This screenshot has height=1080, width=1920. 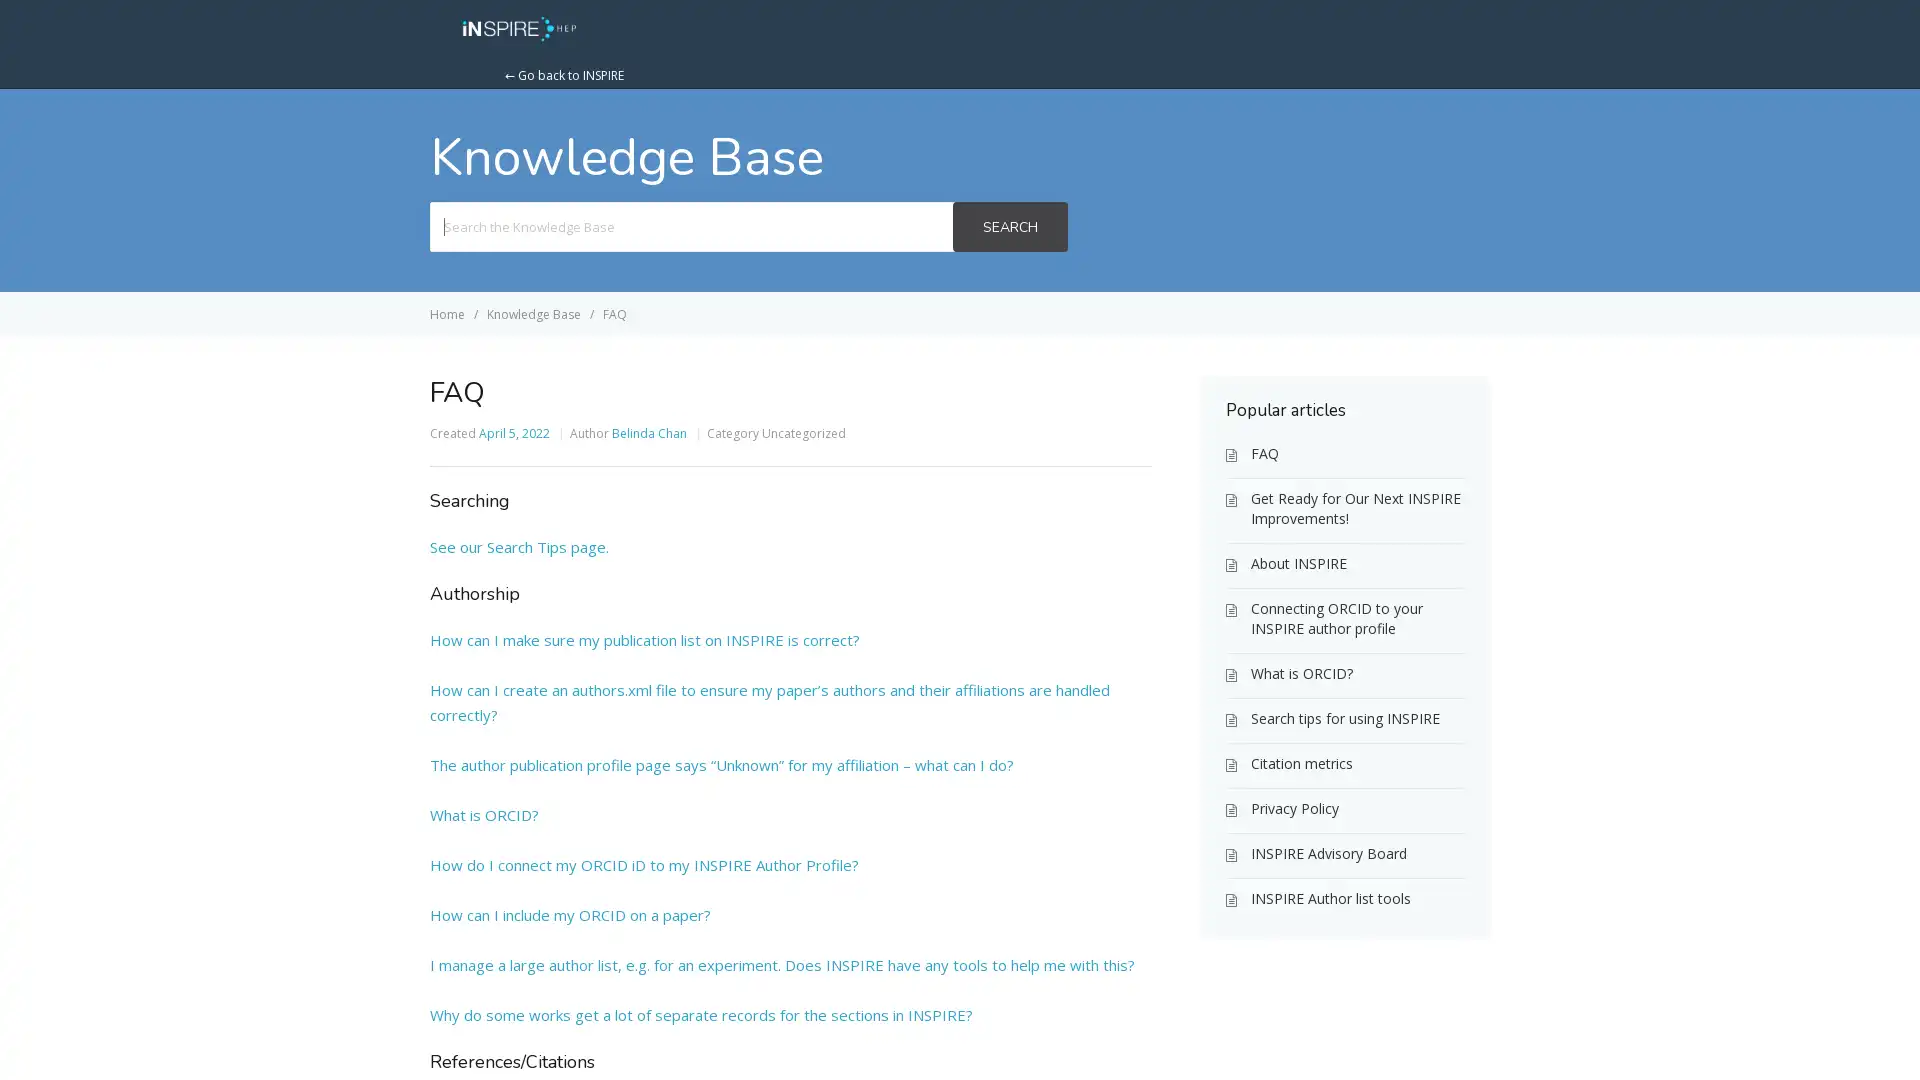 I want to click on SEARCH, so click(x=1009, y=226).